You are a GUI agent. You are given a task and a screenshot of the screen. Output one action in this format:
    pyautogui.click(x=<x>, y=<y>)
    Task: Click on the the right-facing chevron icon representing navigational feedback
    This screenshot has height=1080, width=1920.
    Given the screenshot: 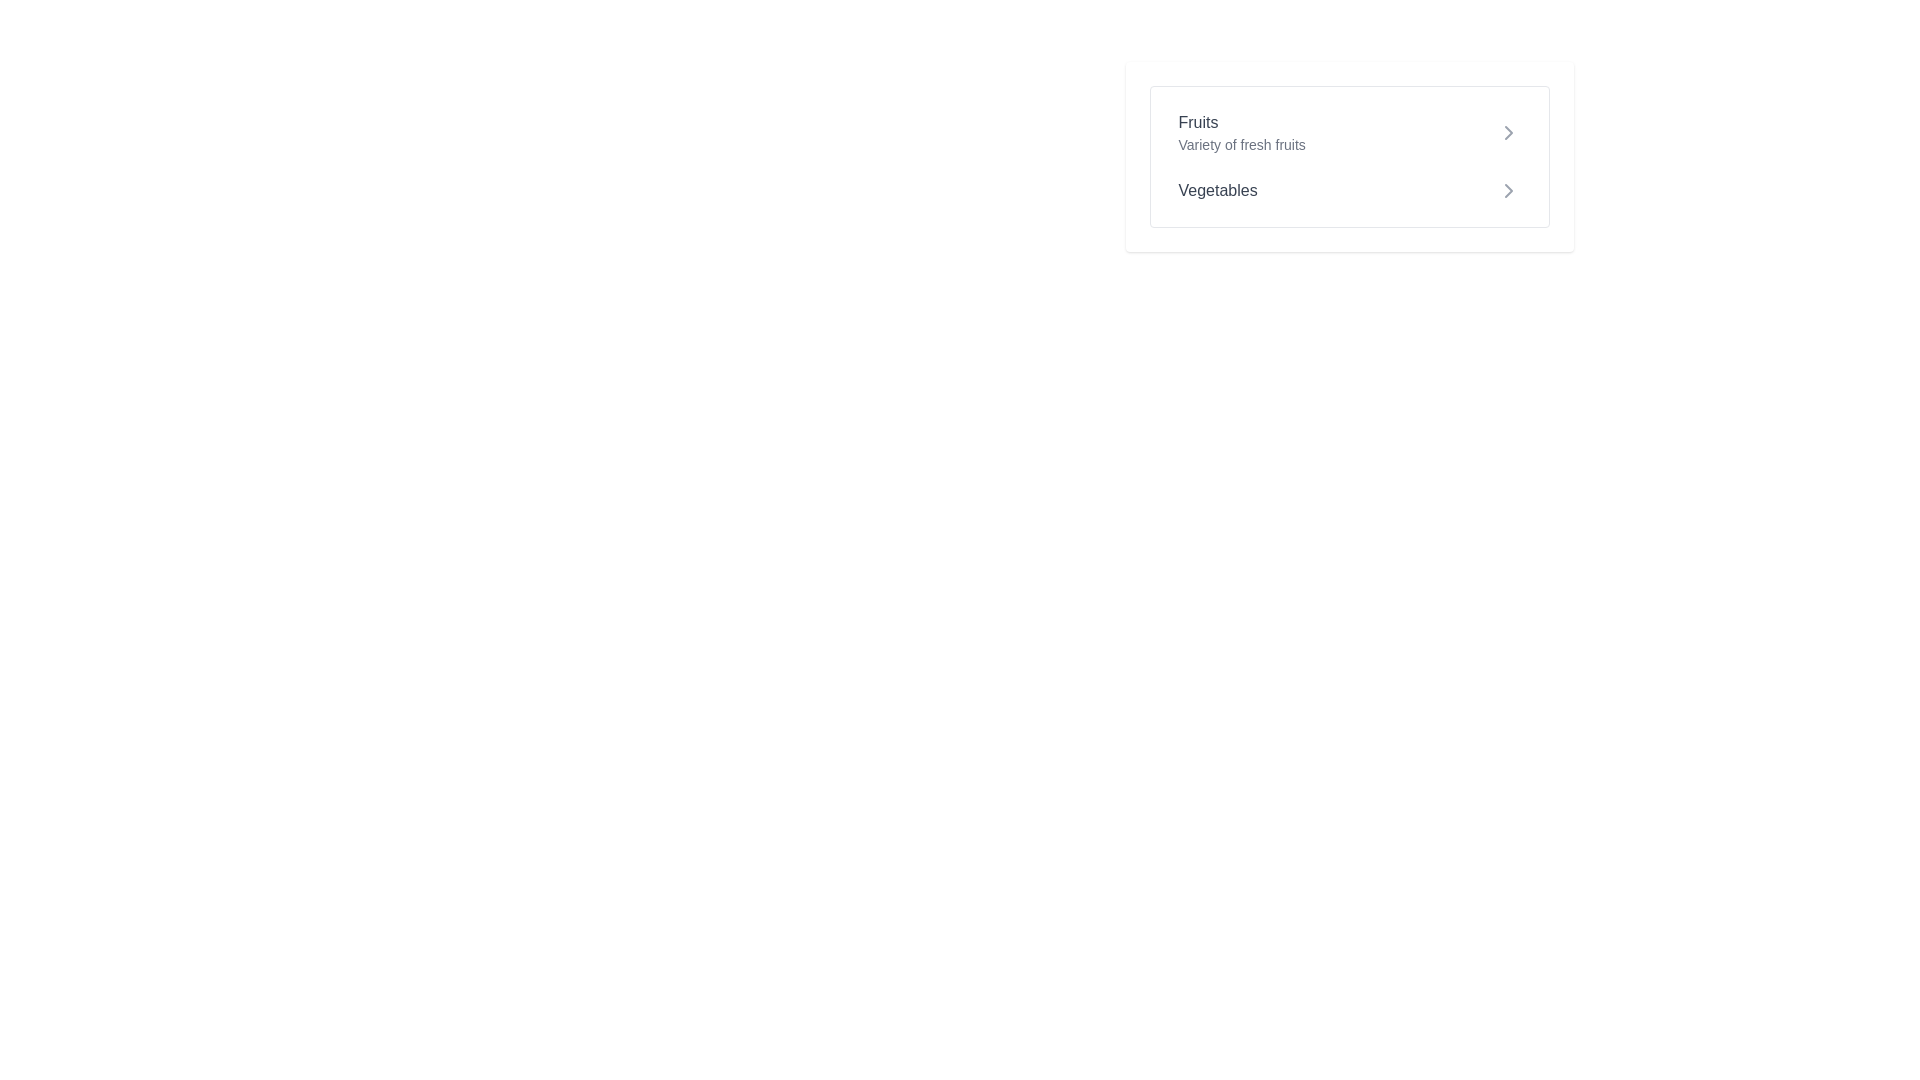 What is the action you would take?
    pyautogui.click(x=1508, y=191)
    